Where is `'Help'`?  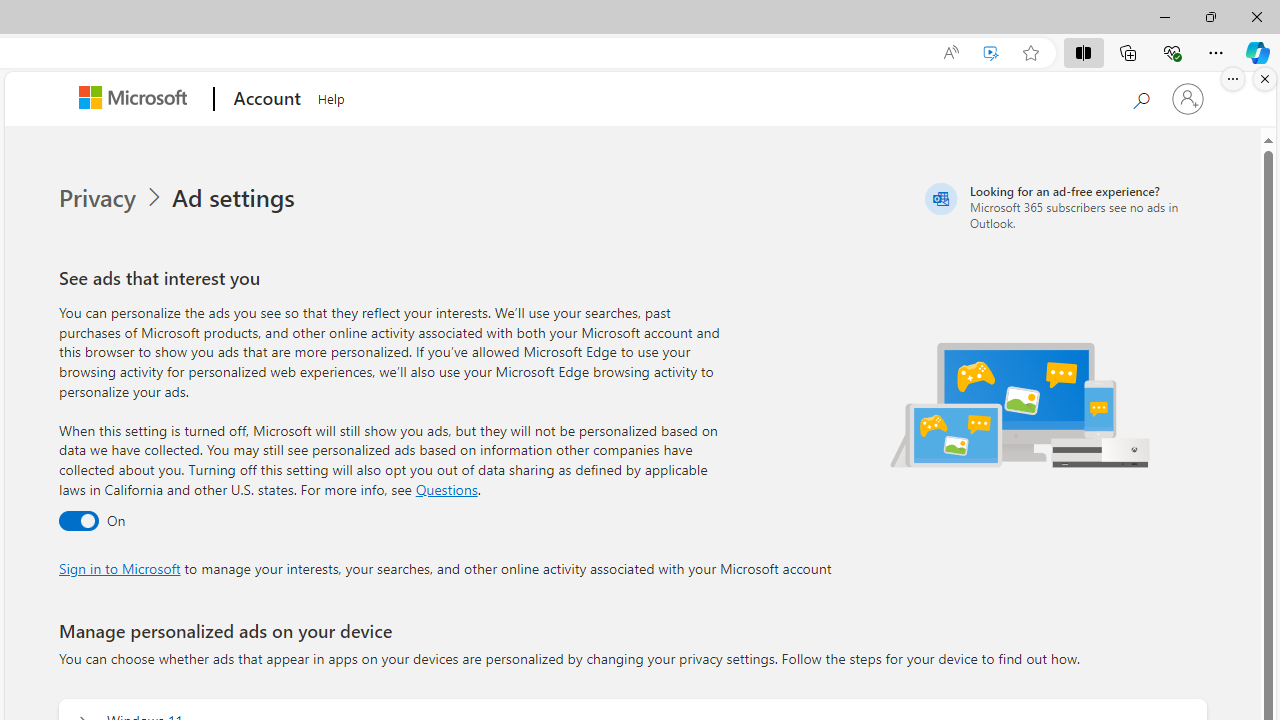
'Help' is located at coordinates (331, 96).